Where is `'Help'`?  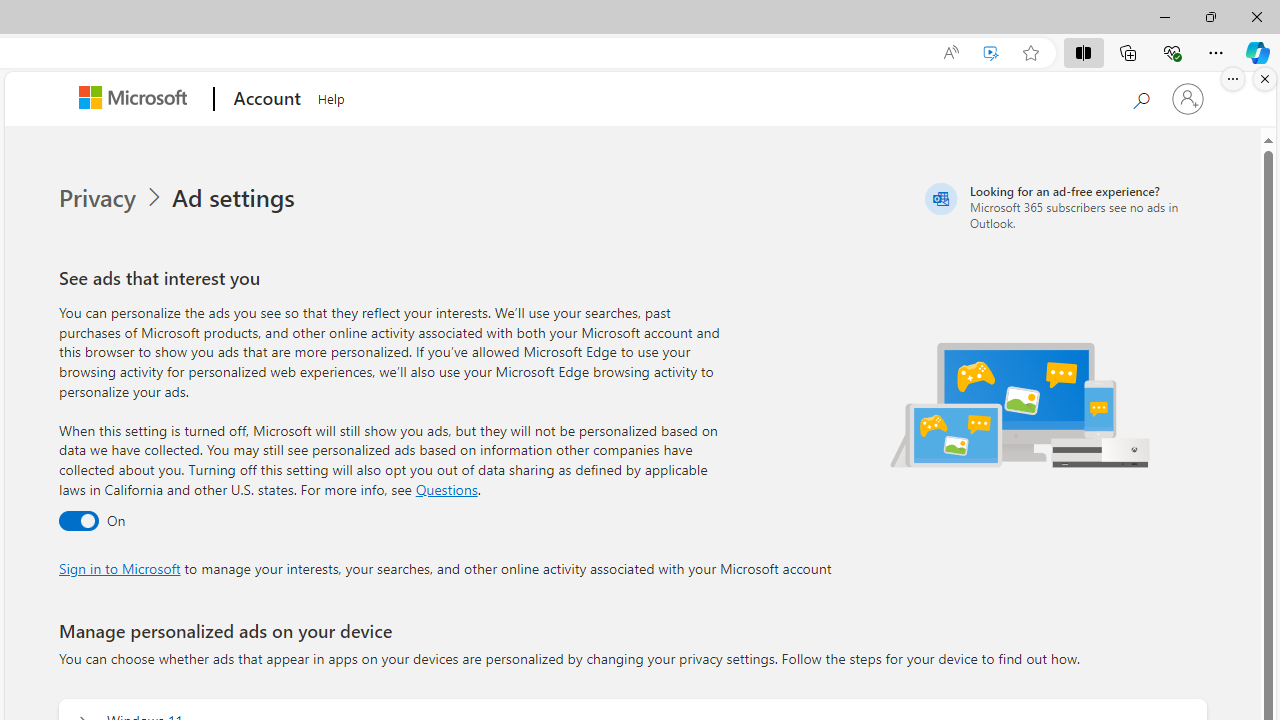
'Help' is located at coordinates (331, 96).